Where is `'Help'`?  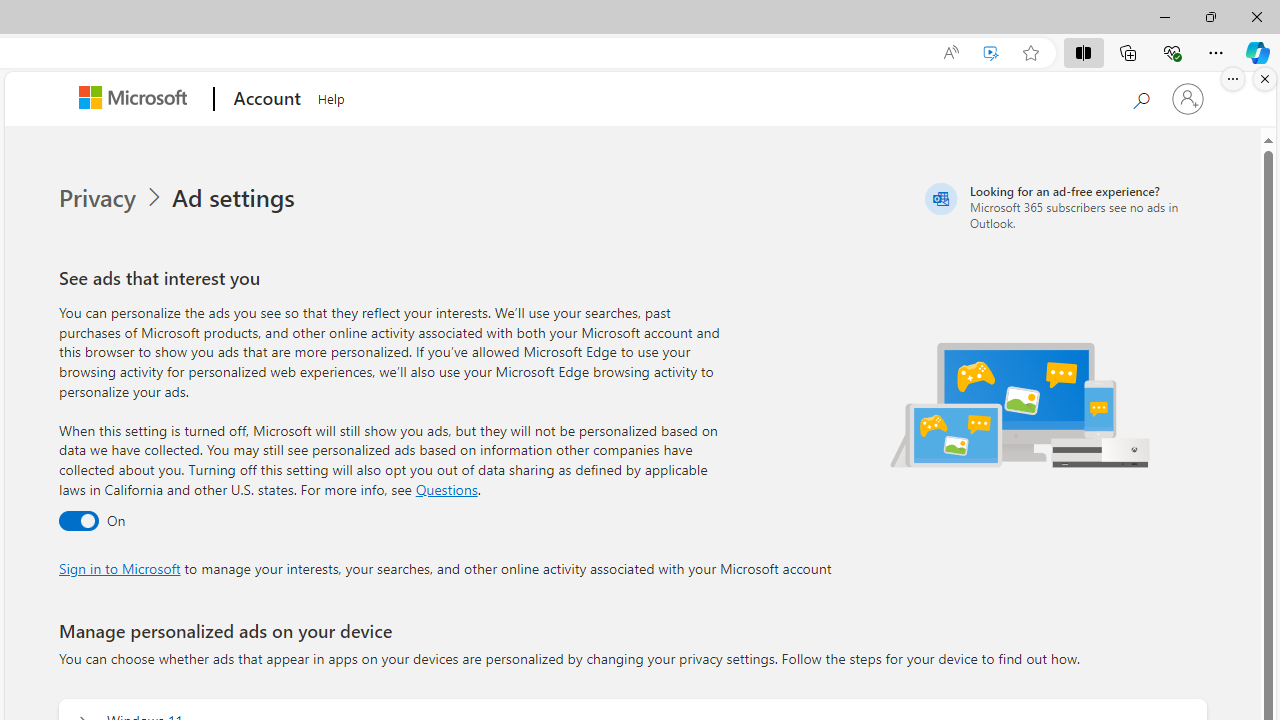
'Help' is located at coordinates (331, 96).